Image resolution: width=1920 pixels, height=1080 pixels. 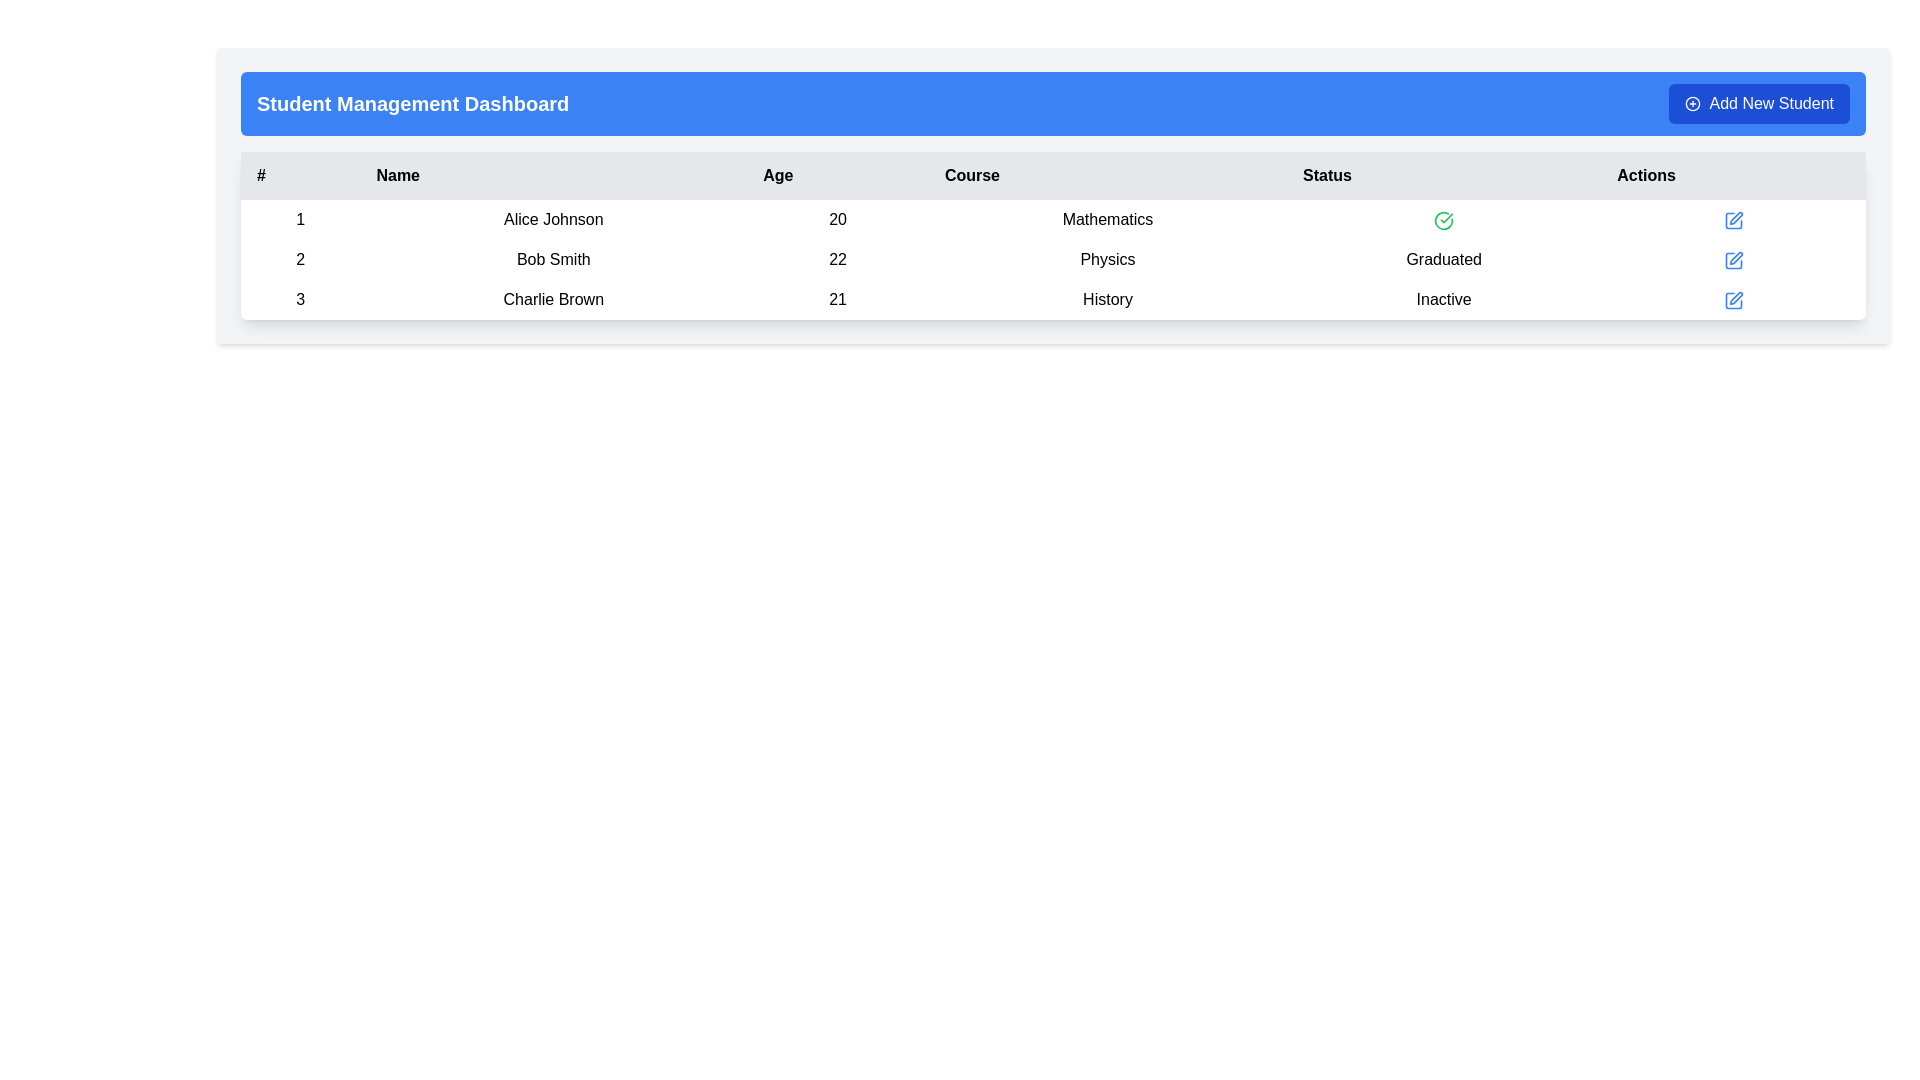 What do you see at coordinates (1052, 258) in the screenshot?
I see `the second data row in the student management dashboard that displays student records, located between 'Alice Johnson' and 'Charlie Brown'` at bounding box center [1052, 258].